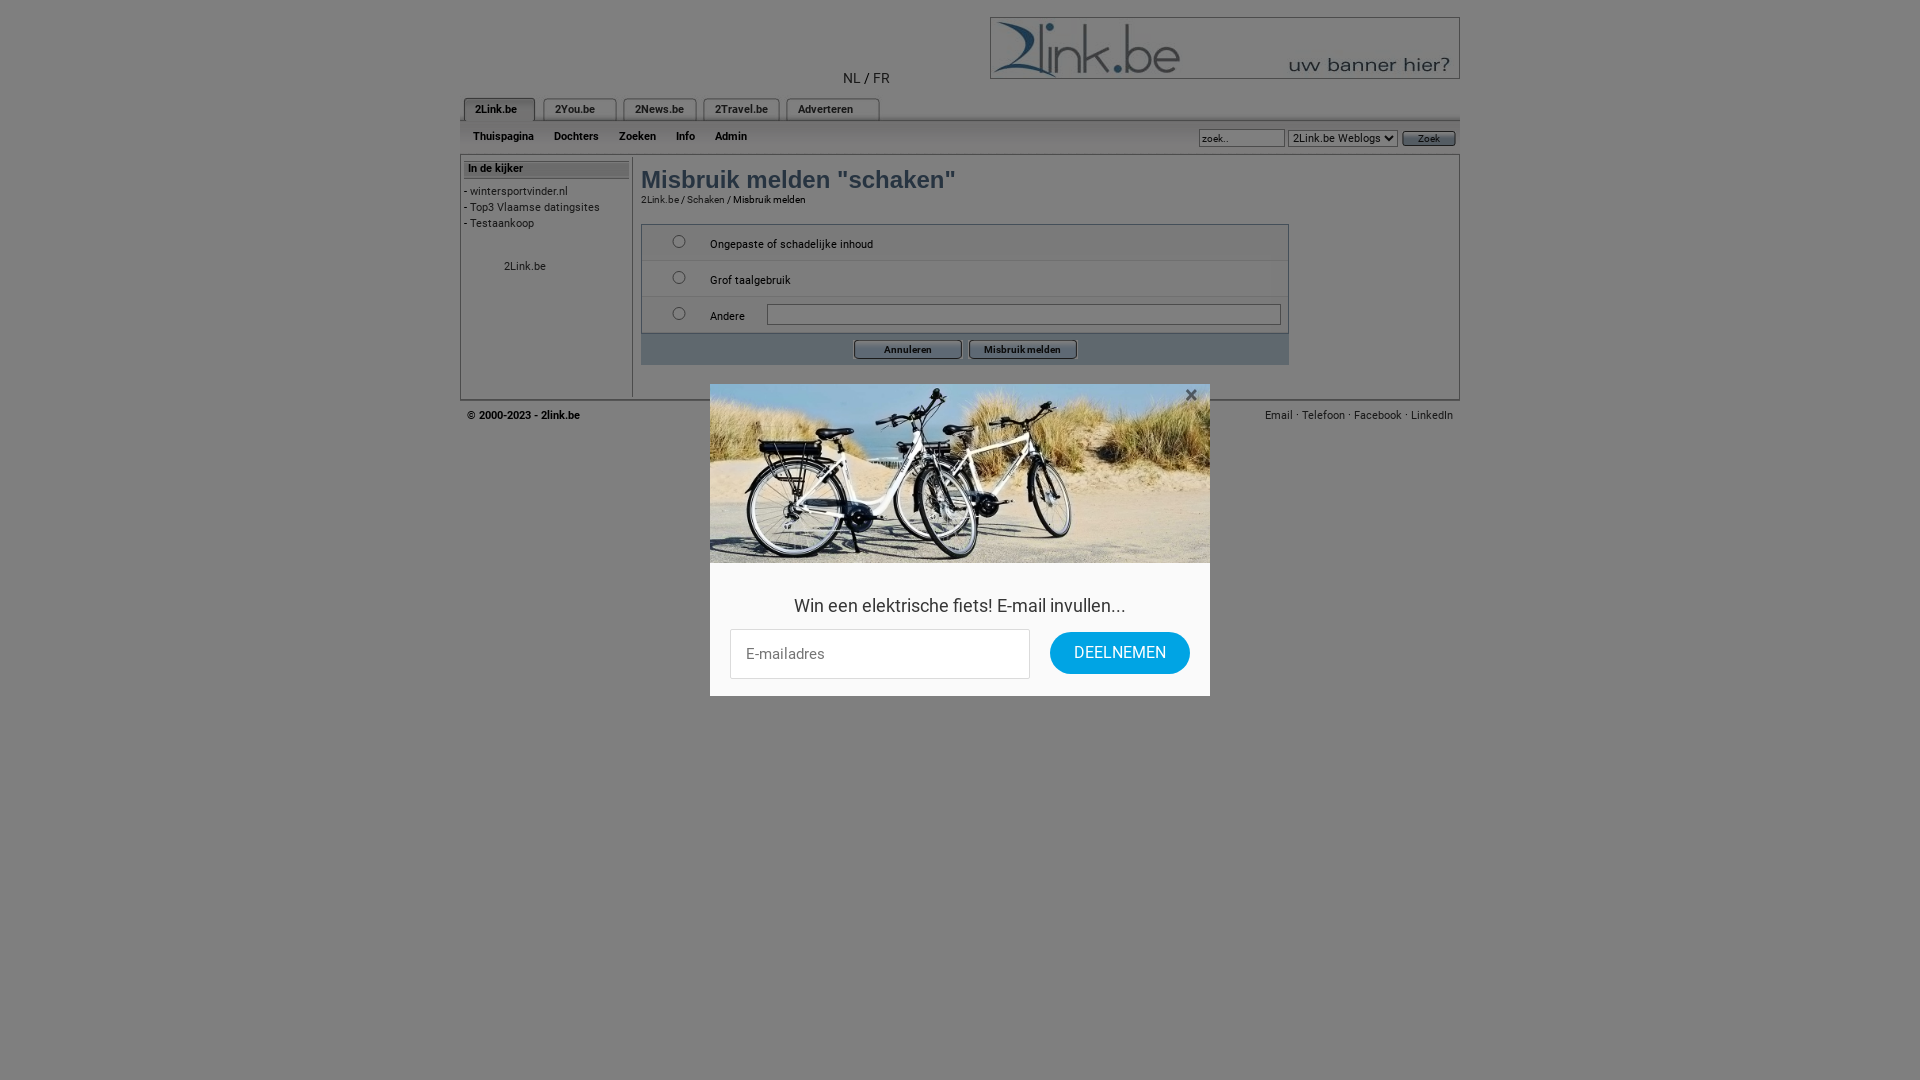 This screenshot has width=1920, height=1080. I want to click on '2Link.be', so click(474, 109).